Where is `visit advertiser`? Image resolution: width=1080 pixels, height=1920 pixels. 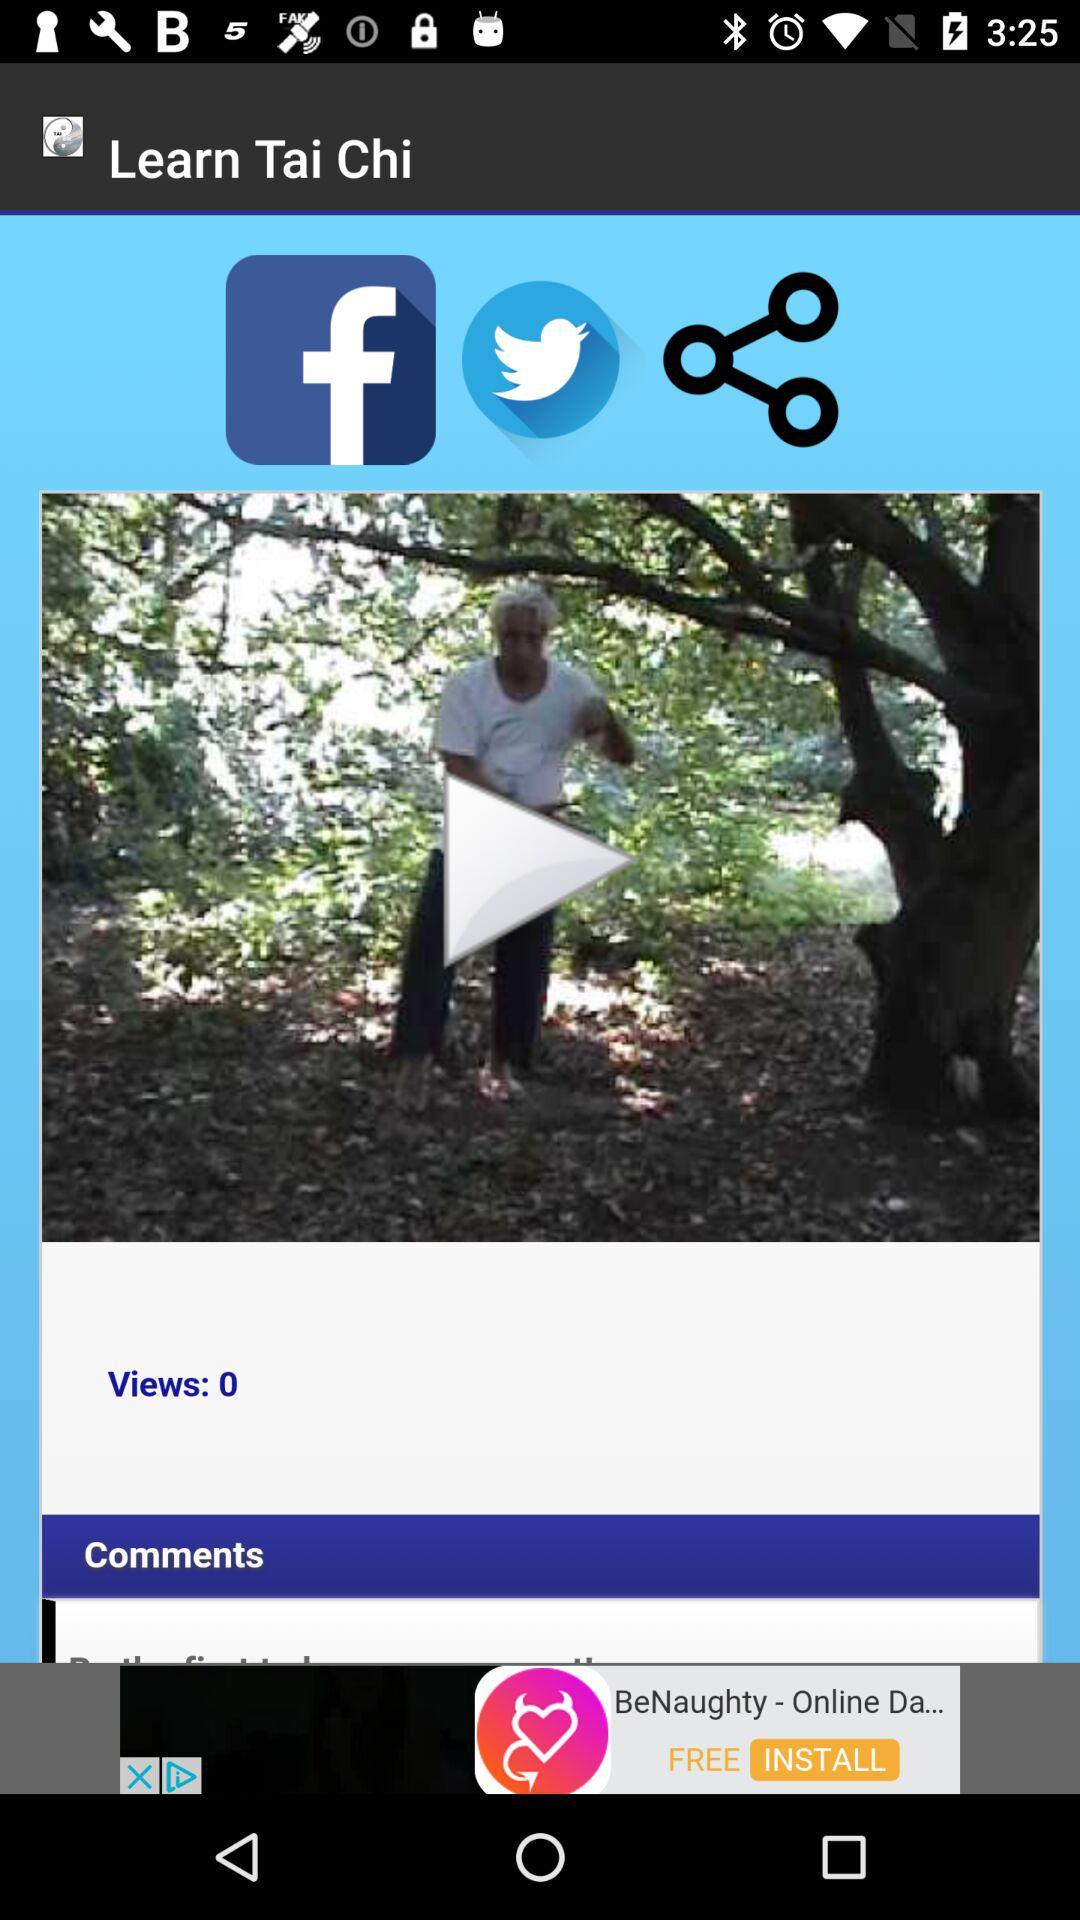
visit advertiser is located at coordinates (540, 1727).